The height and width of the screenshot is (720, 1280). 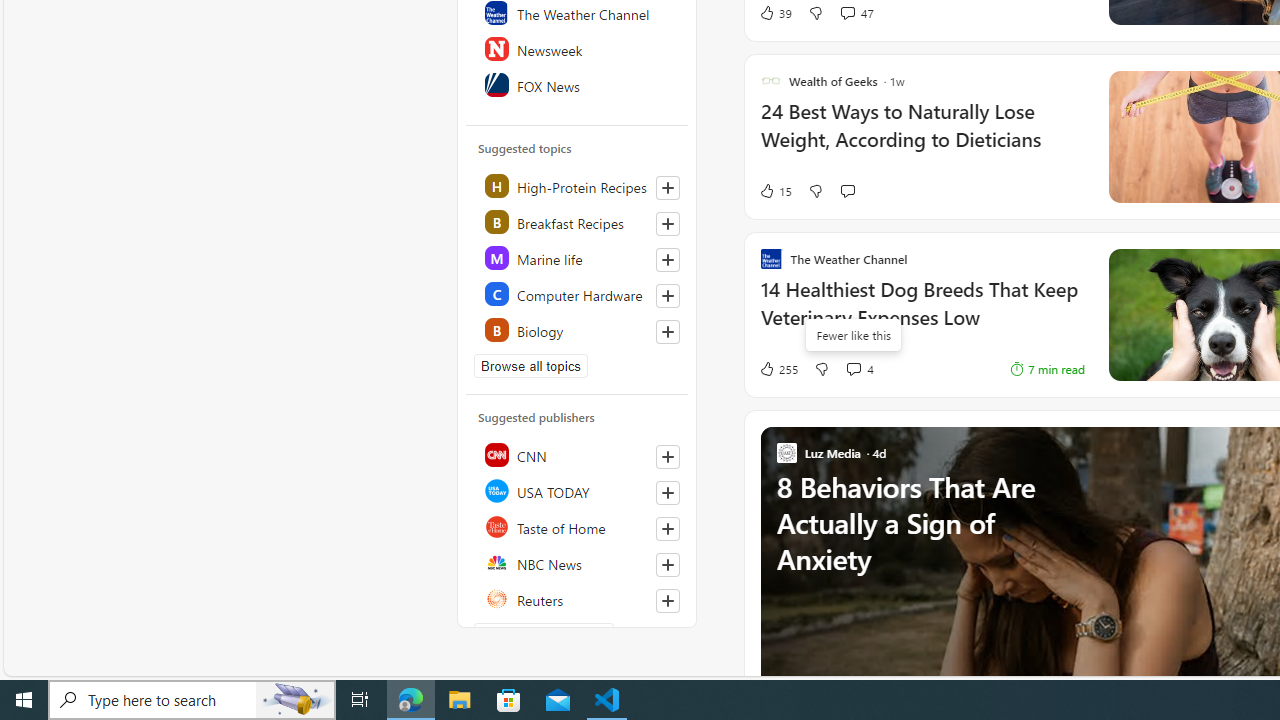 I want to click on 'Follow this source', so click(x=667, y=599).